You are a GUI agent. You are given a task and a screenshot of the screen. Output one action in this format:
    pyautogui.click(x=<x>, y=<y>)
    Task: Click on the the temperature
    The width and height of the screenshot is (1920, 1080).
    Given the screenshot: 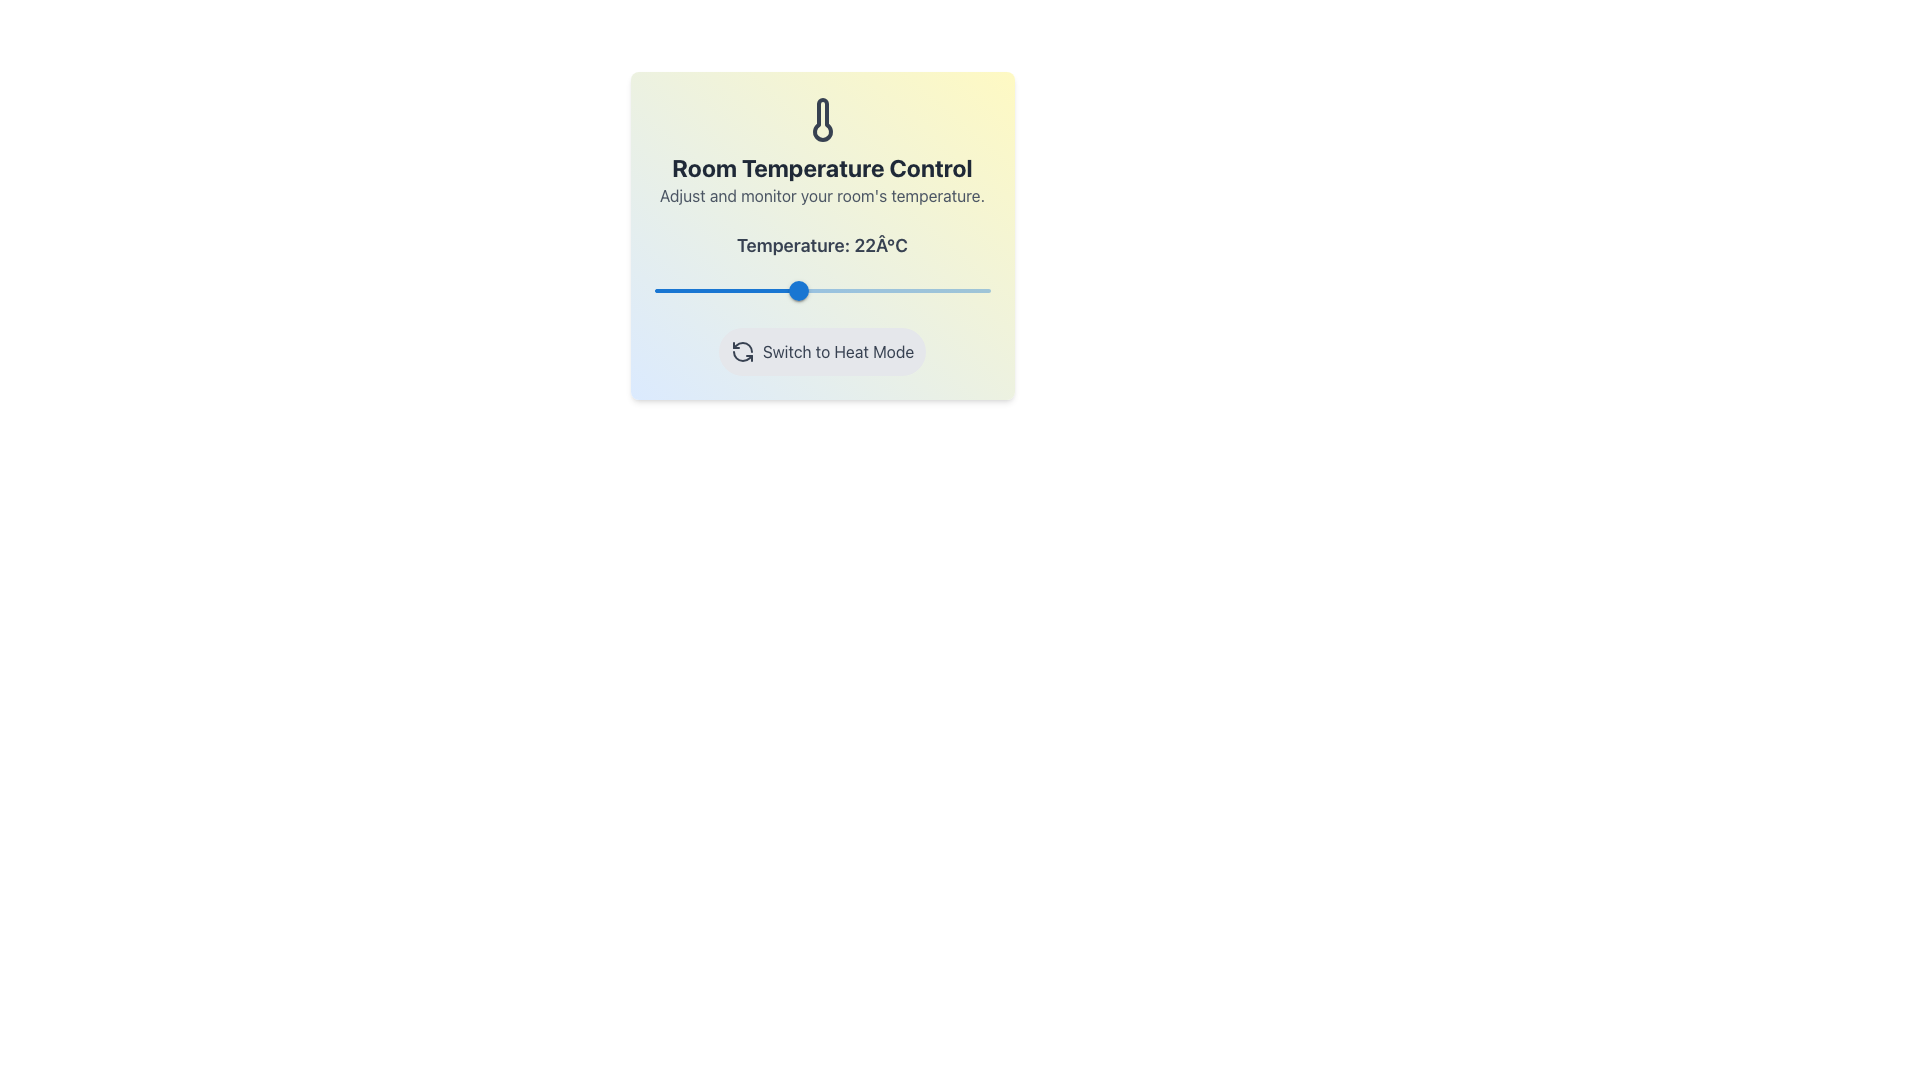 What is the action you would take?
    pyautogui.click(x=864, y=290)
    